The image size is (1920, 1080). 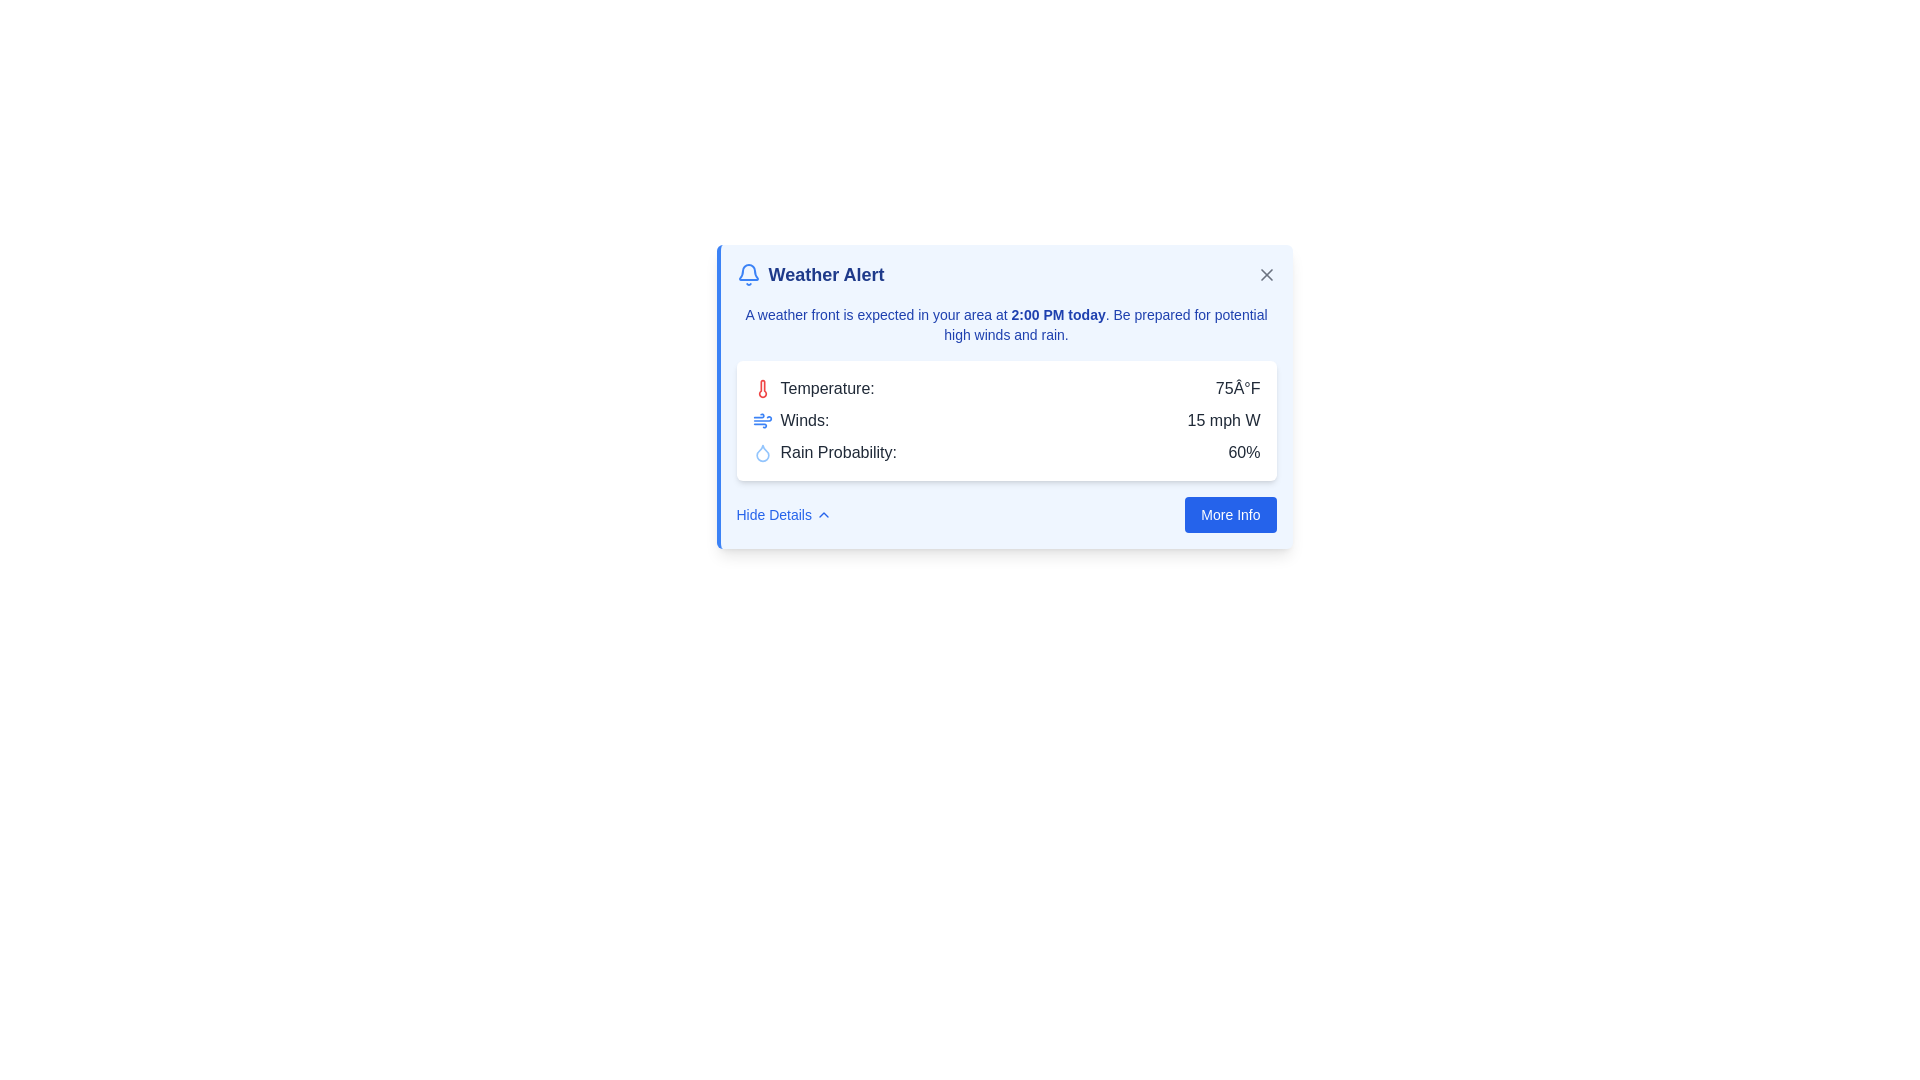 I want to click on the close button located in the top right corner of the notification panel, which dismisses the panel when clicked, so click(x=1265, y=274).